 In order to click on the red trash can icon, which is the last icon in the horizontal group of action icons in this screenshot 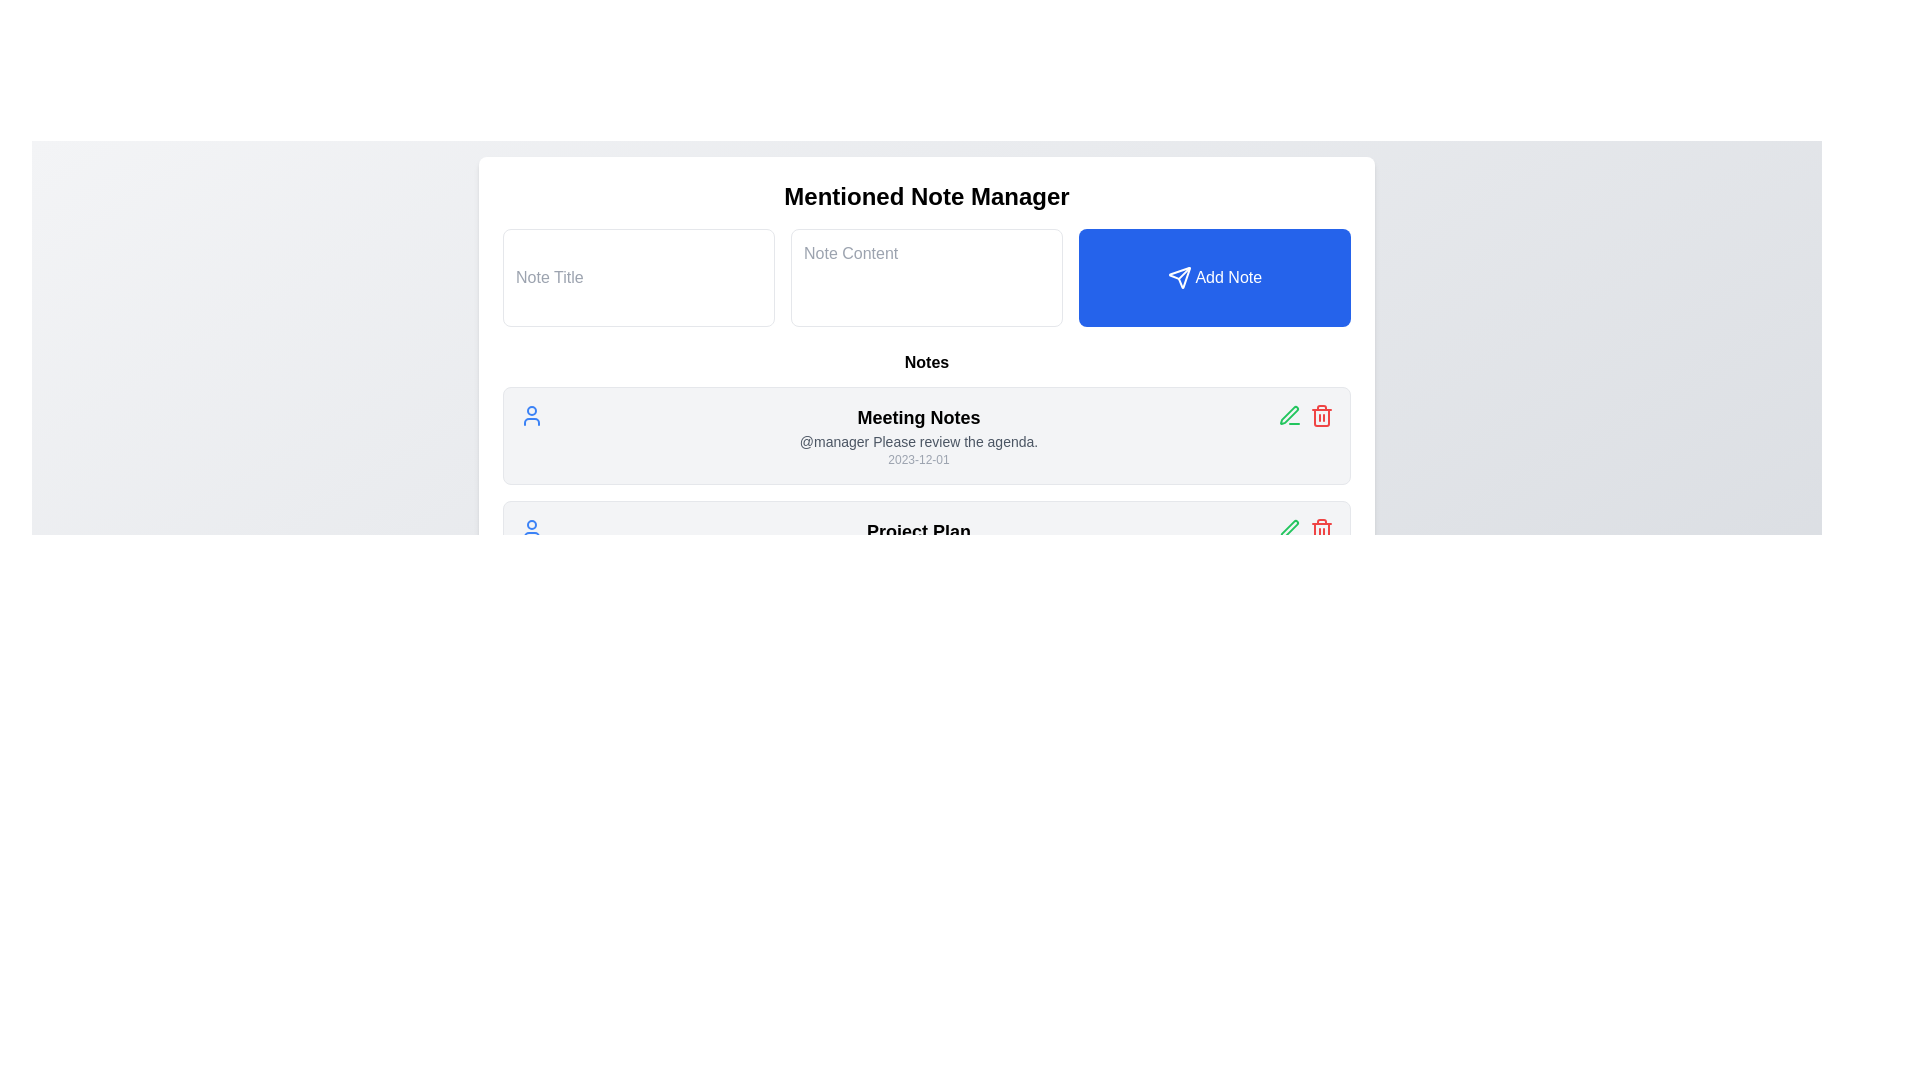, I will do `click(1321, 415)`.